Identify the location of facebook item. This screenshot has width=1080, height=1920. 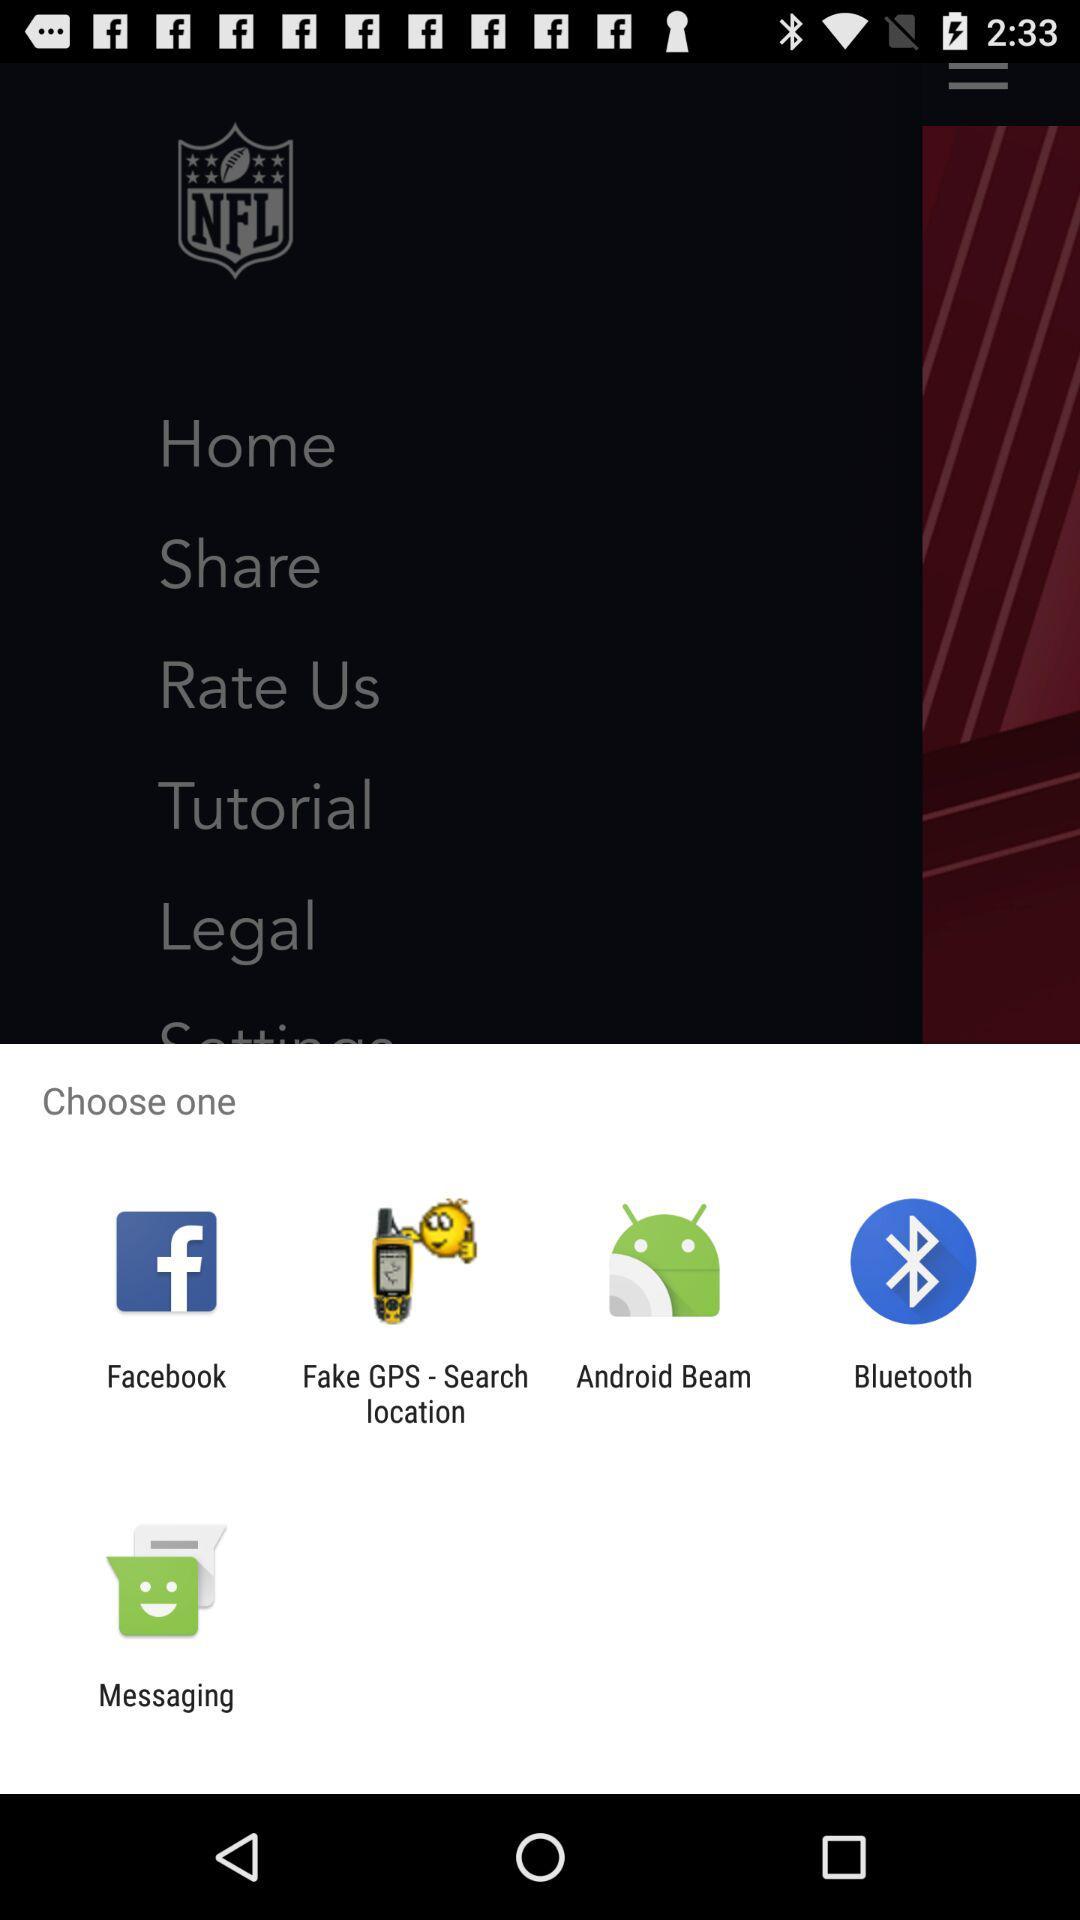
(165, 1392).